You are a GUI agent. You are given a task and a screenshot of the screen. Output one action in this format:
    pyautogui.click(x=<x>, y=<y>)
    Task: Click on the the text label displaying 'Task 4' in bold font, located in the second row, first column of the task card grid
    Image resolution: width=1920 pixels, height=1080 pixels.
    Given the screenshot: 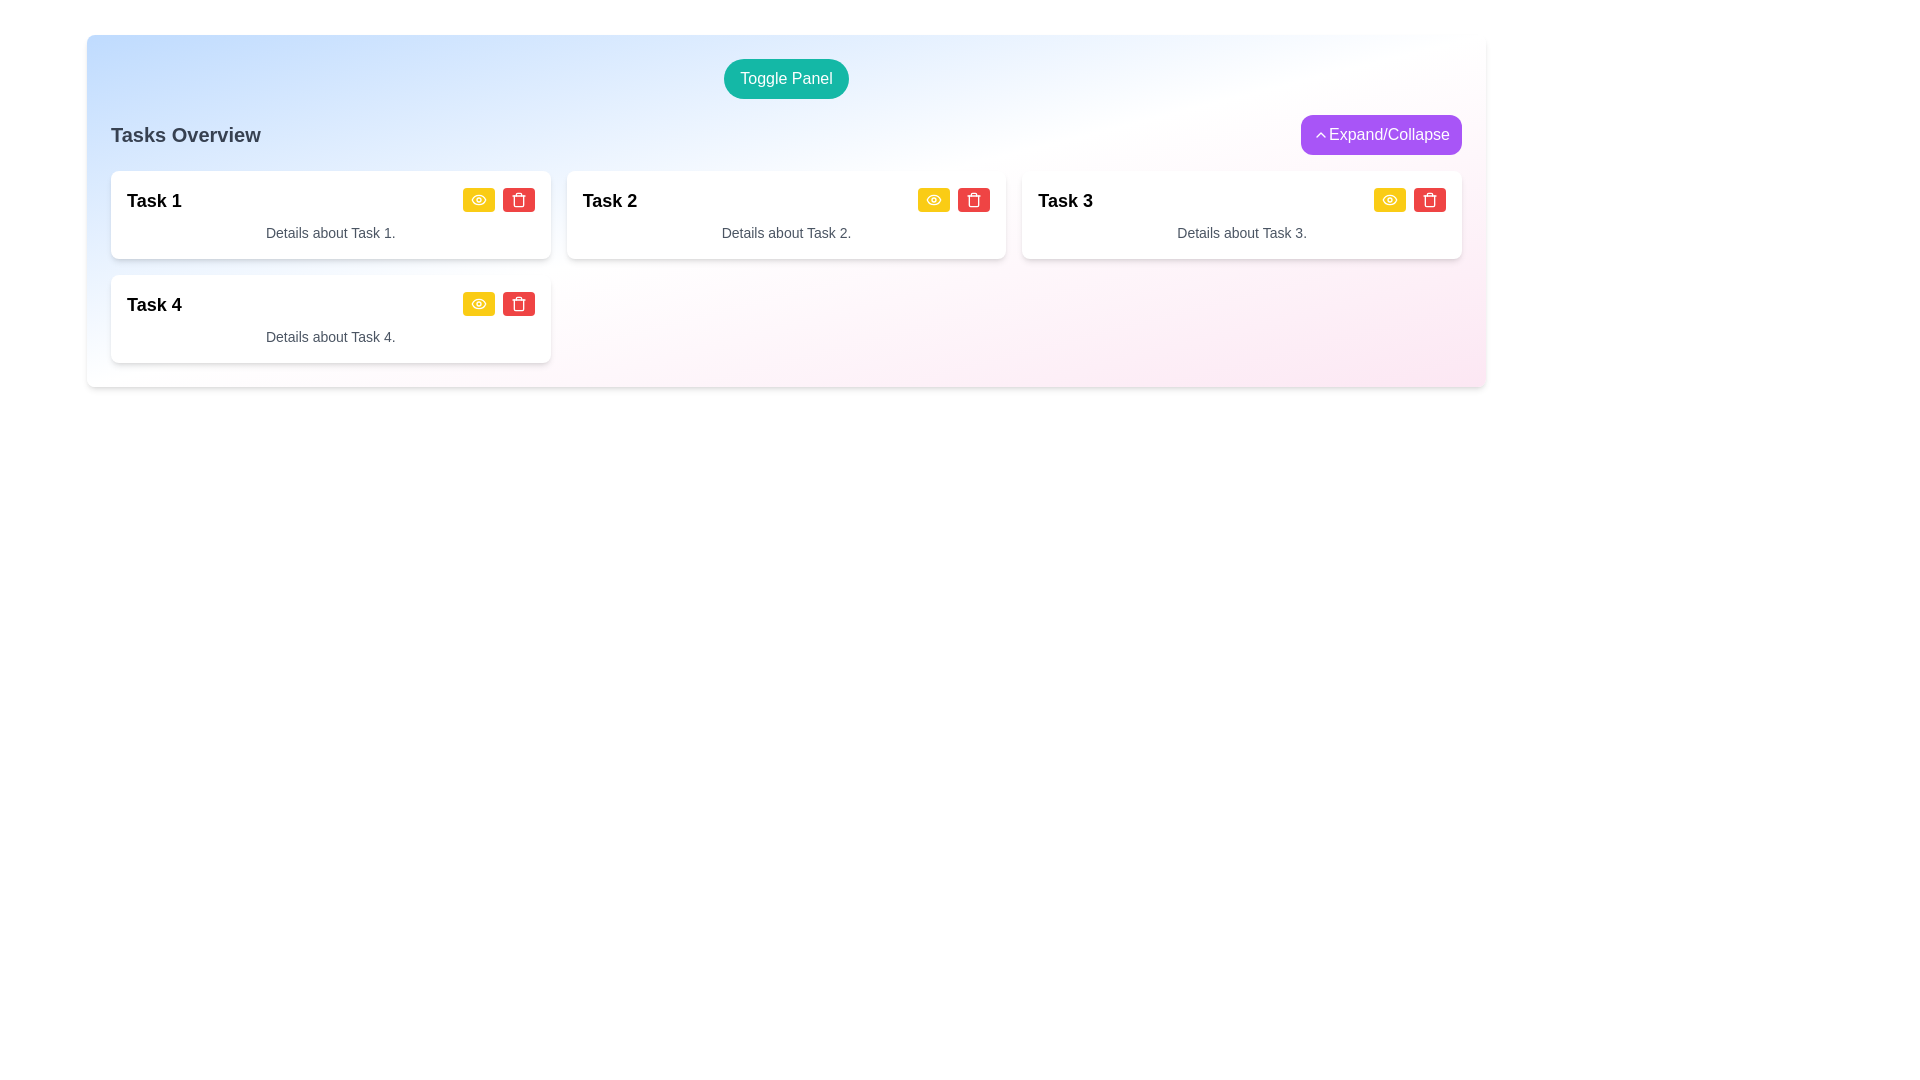 What is the action you would take?
    pyautogui.click(x=153, y=304)
    